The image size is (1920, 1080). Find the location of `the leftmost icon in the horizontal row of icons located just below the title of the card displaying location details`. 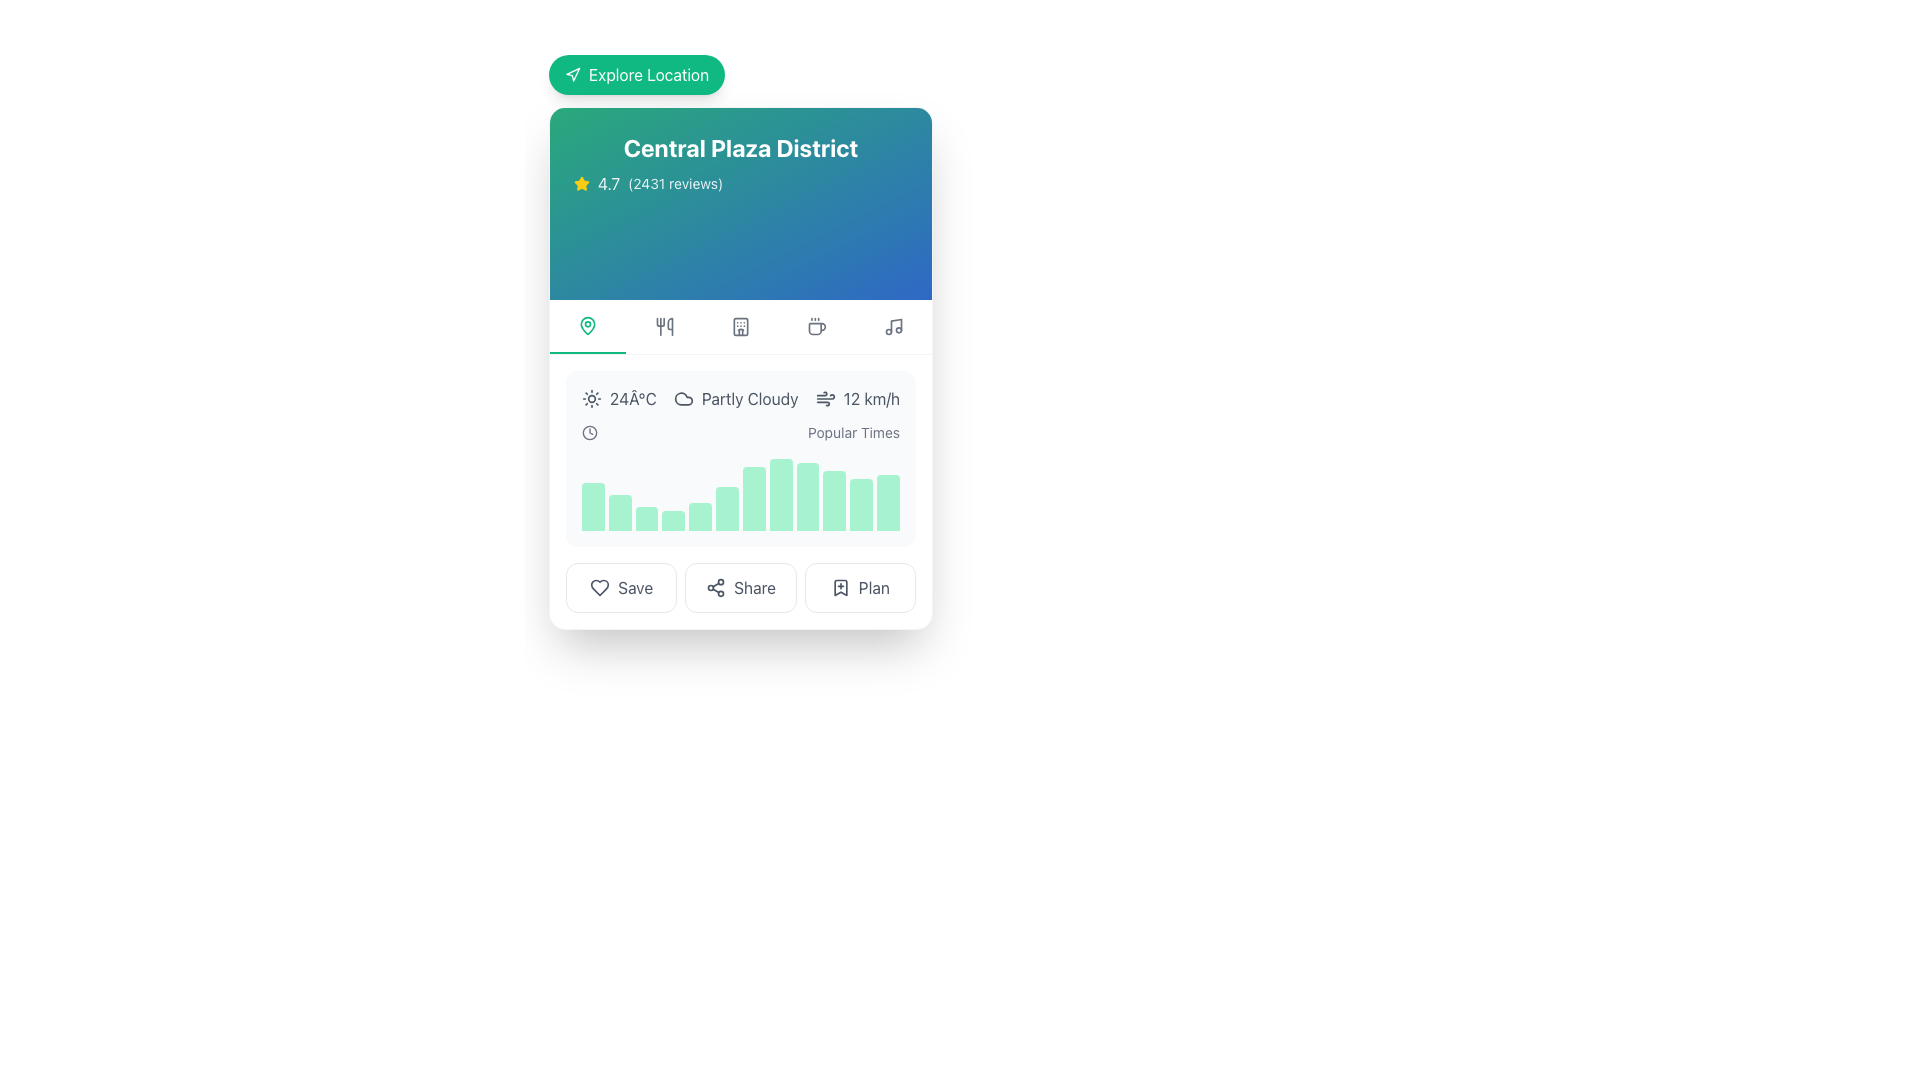

the leftmost icon in the horizontal row of icons located just below the title of the card displaying location details is located at coordinates (587, 323).